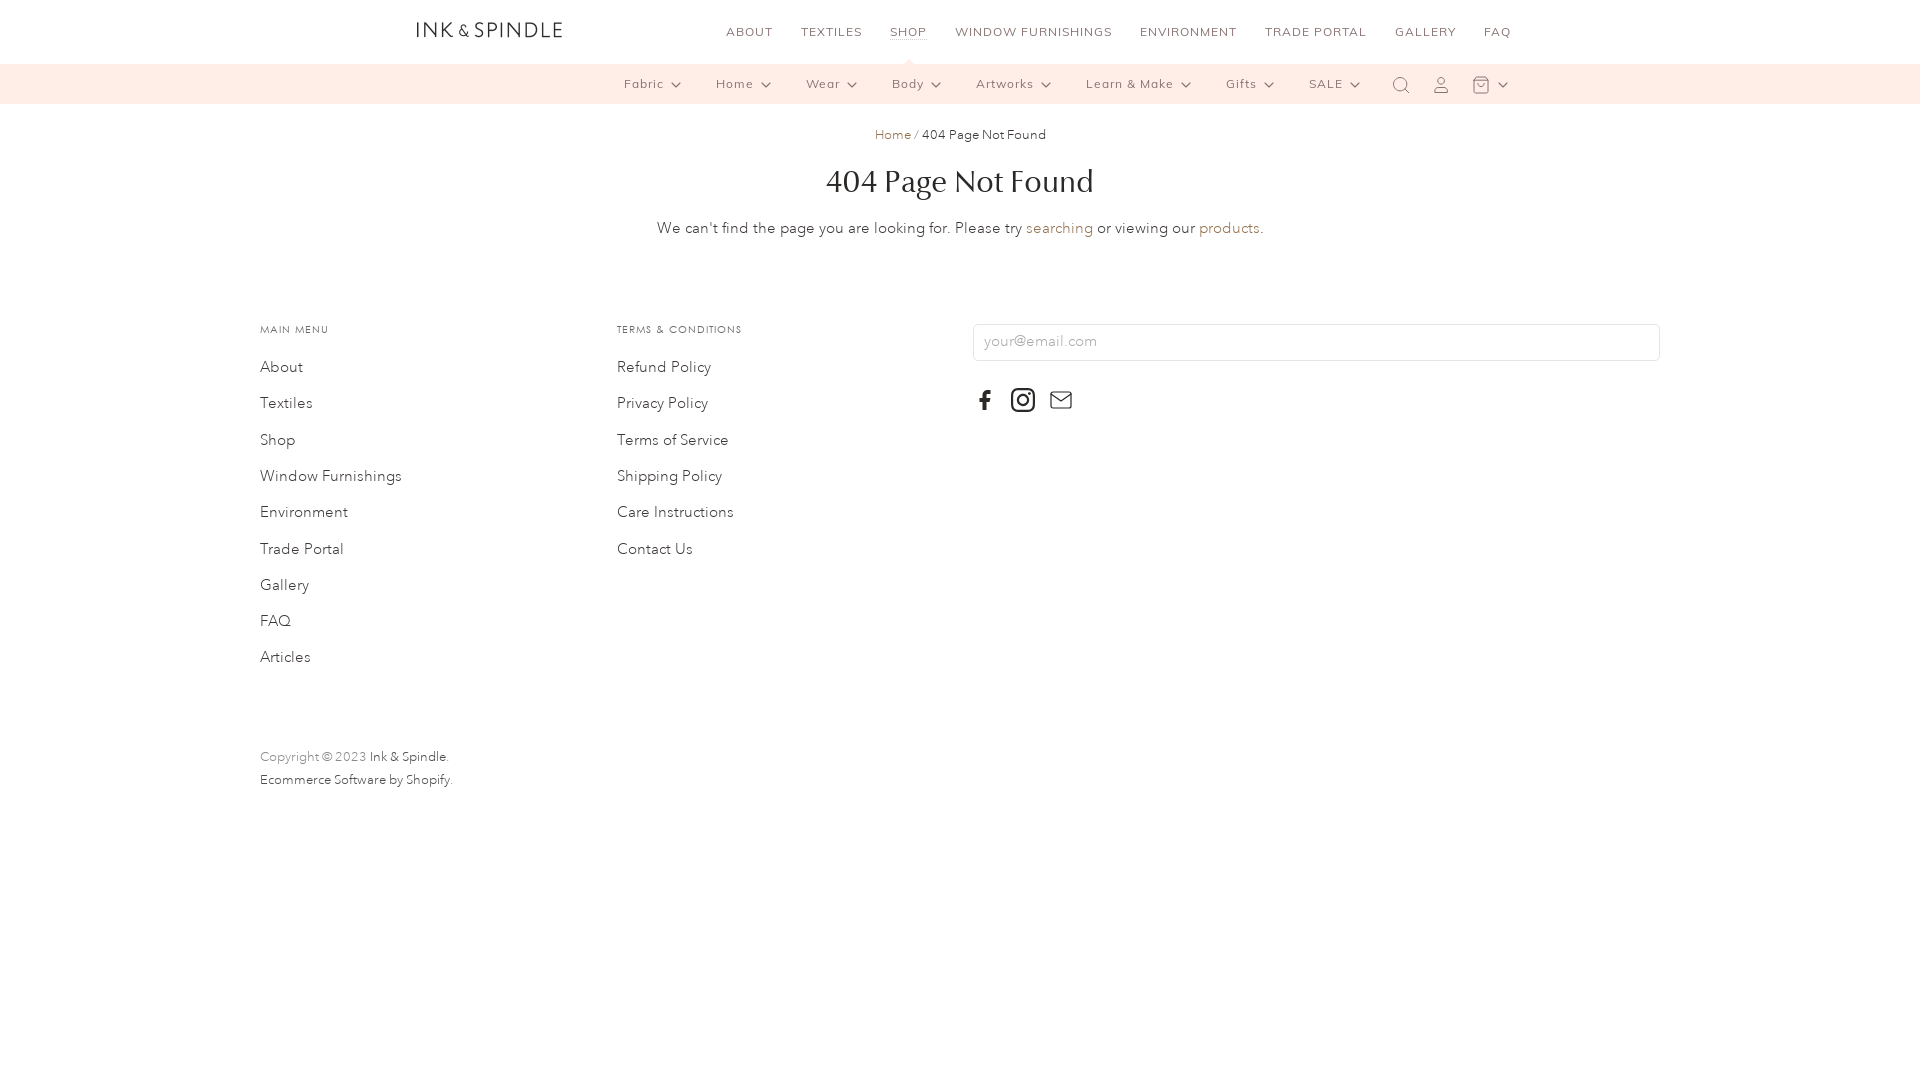 The image size is (1920, 1080). I want to click on 'Cart', so click(1492, 83).